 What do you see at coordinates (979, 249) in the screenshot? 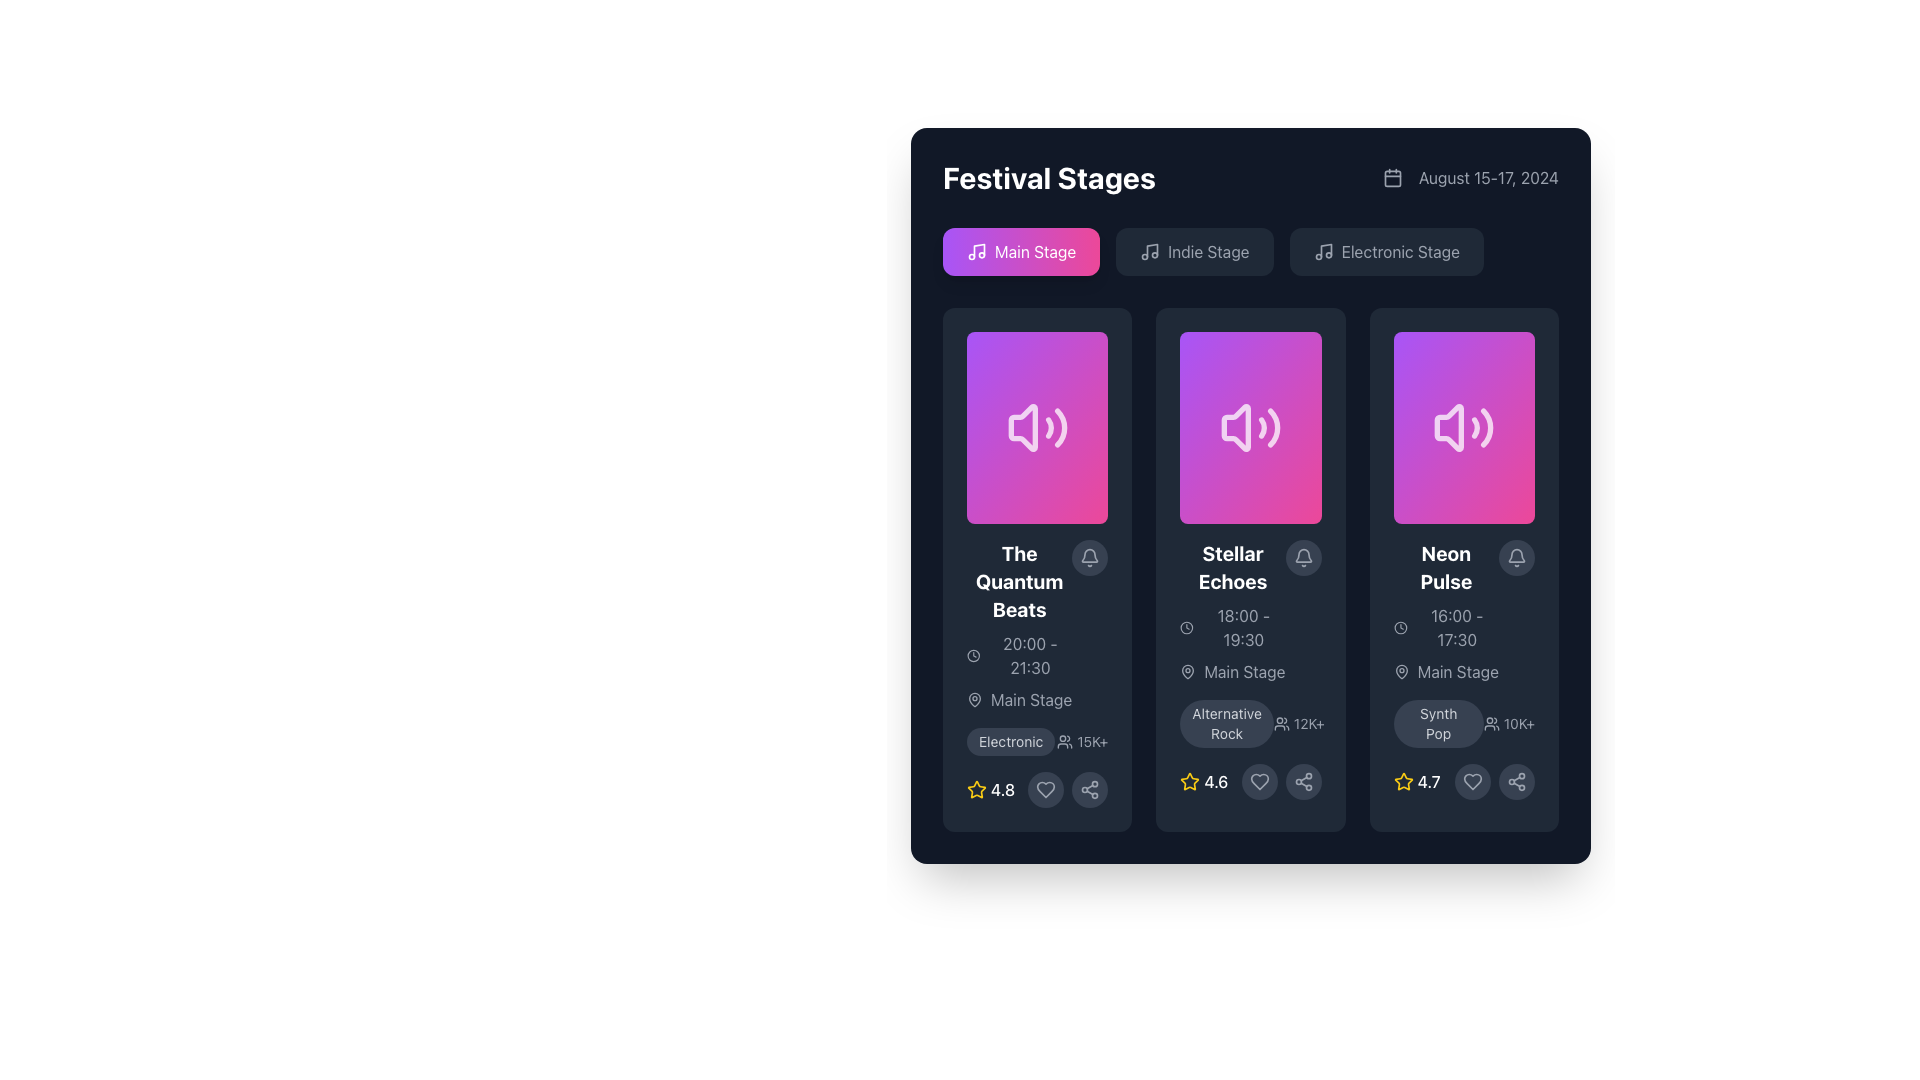
I see `the musical note icon within the SVG element located at the upper left of the 'Main Stage' button` at bounding box center [979, 249].